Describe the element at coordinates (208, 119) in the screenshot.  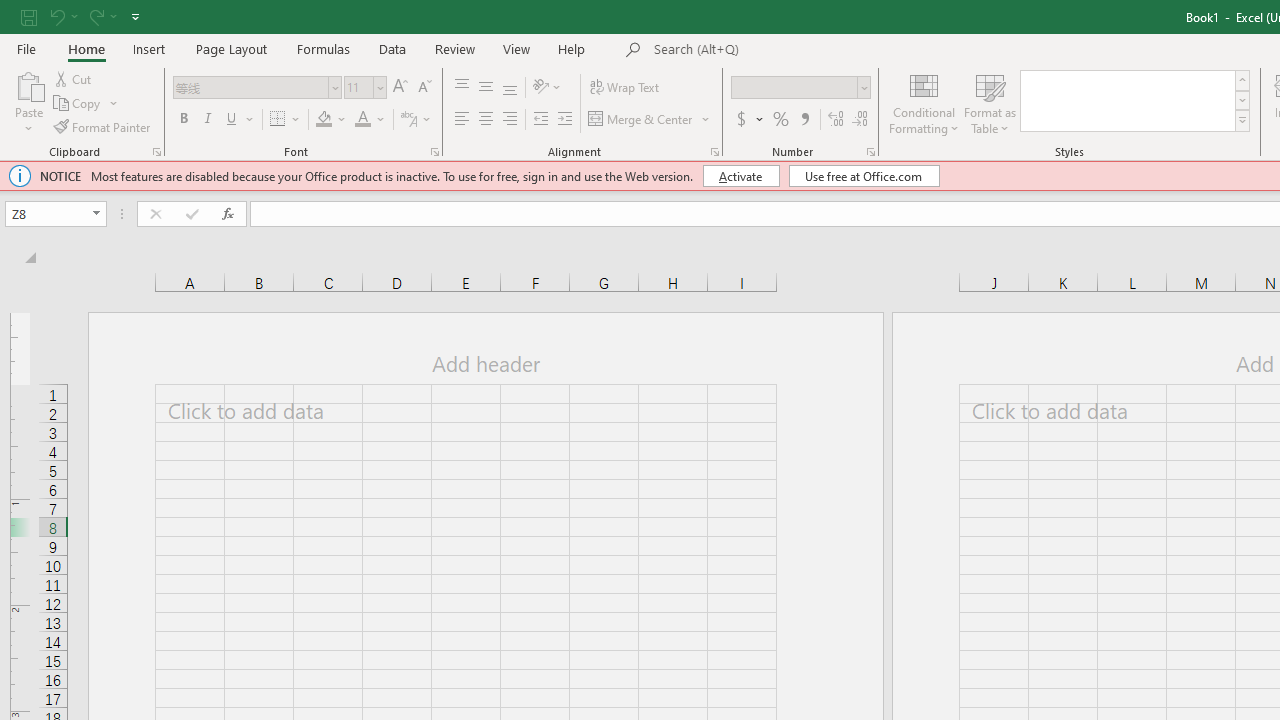
I see `'Italic'` at that location.